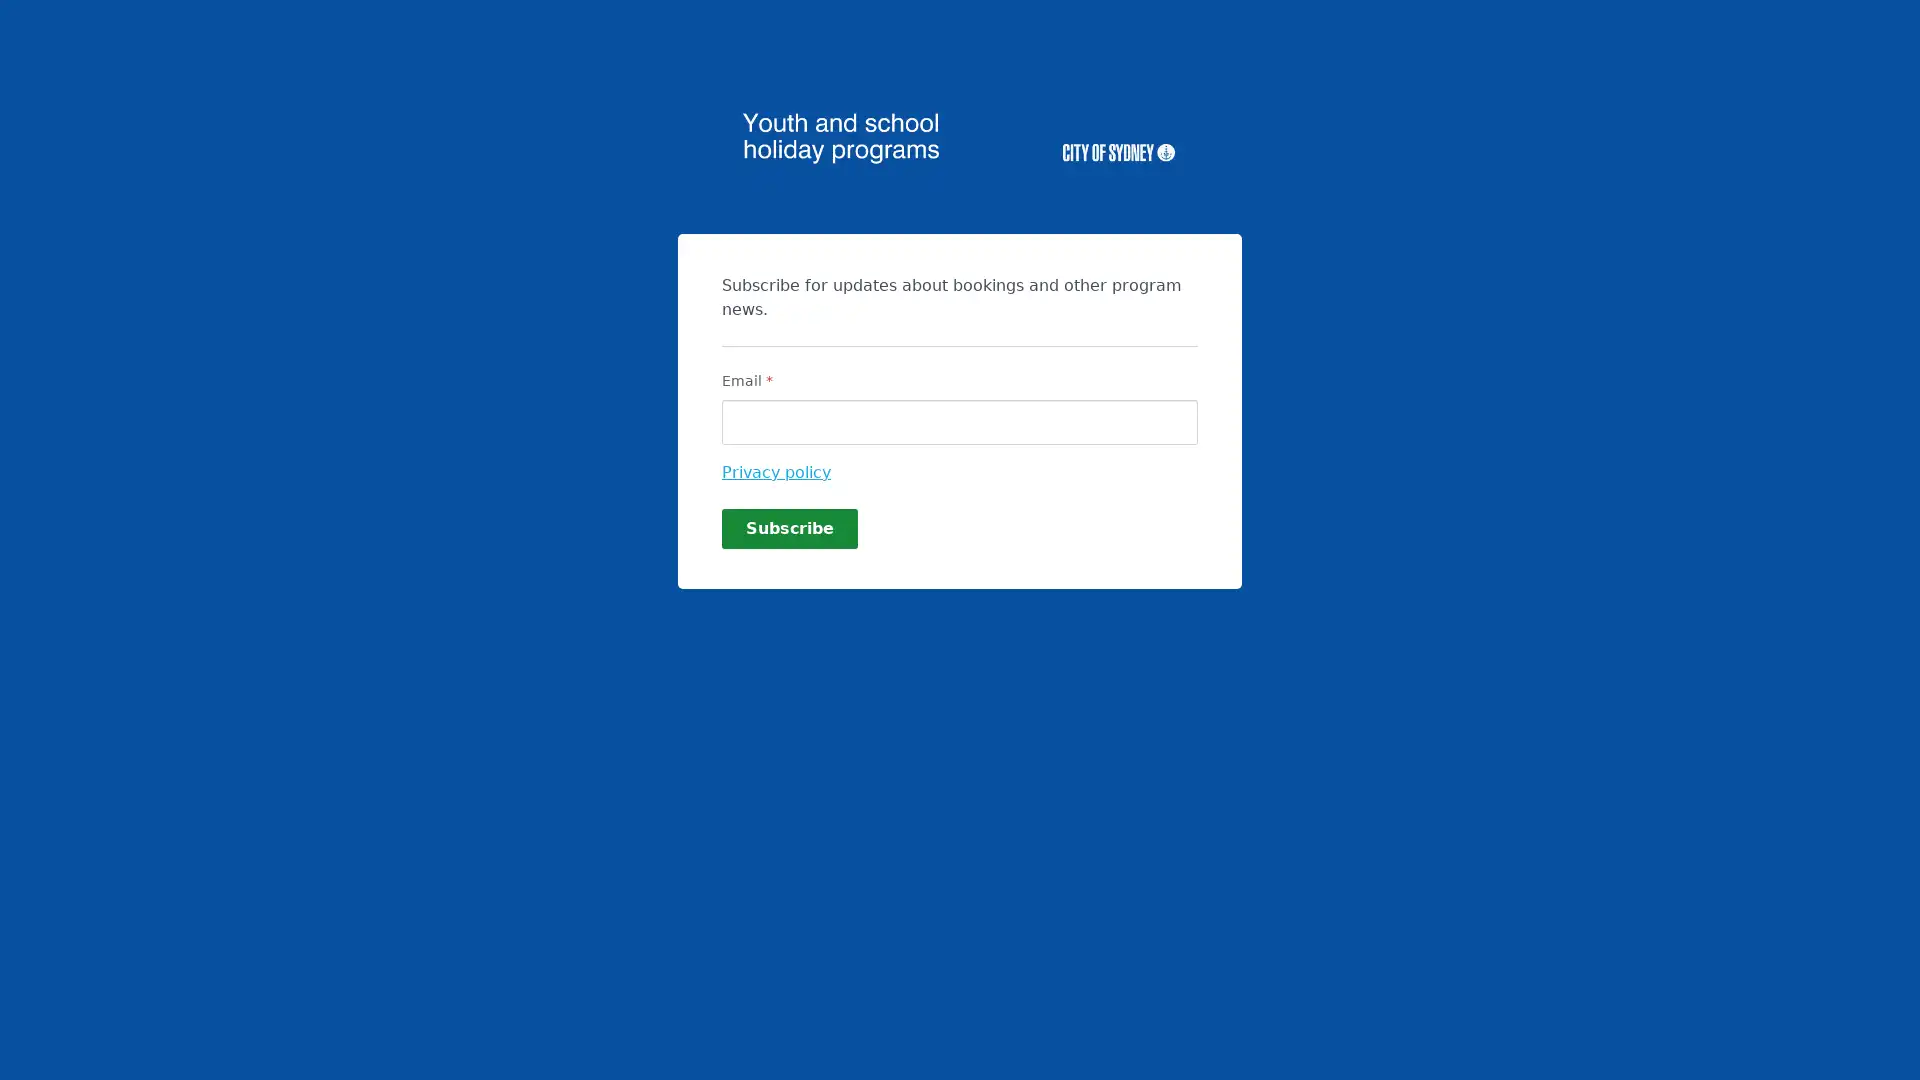 Image resolution: width=1920 pixels, height=1080 pixels. Describe the element at coordinates (789, 527) in the screenshot. I see `Subscribe` at that location.